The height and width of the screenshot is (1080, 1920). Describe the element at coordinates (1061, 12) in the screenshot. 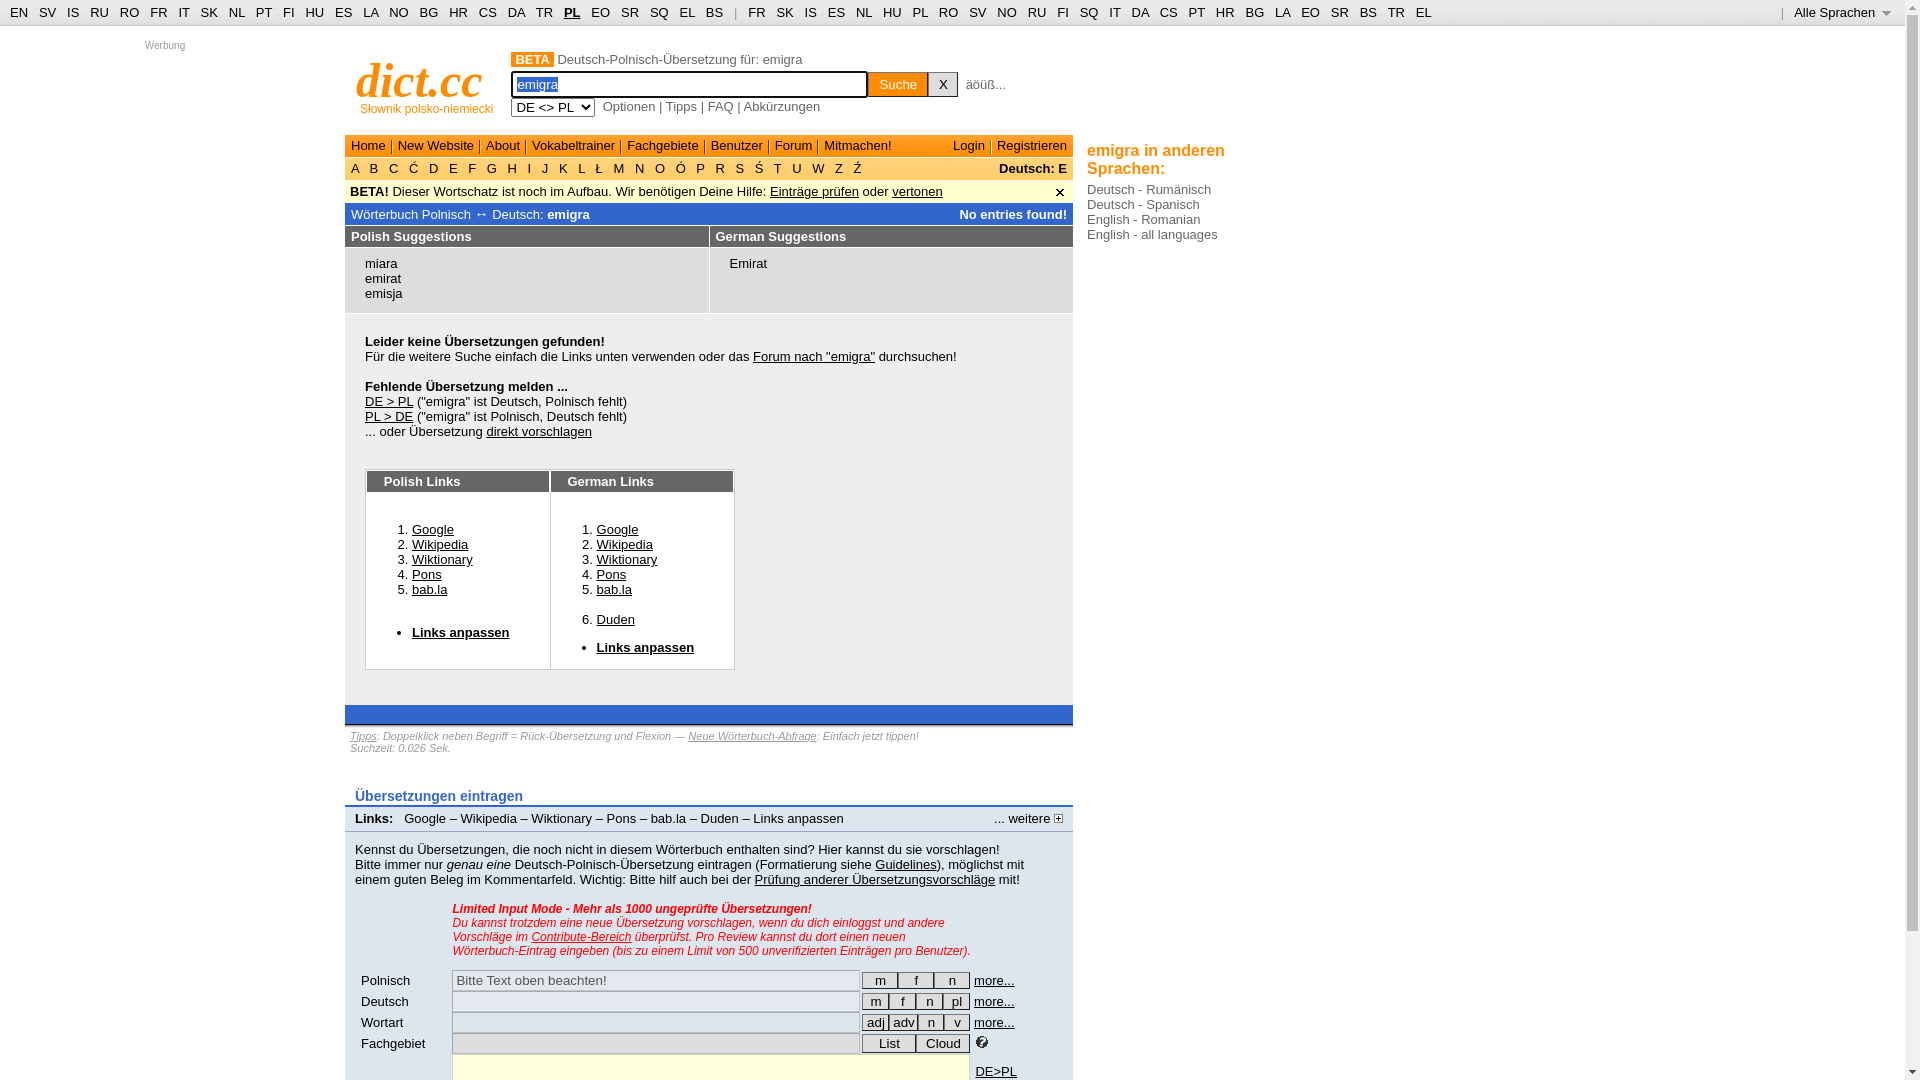

I see `'FI'` at that location.